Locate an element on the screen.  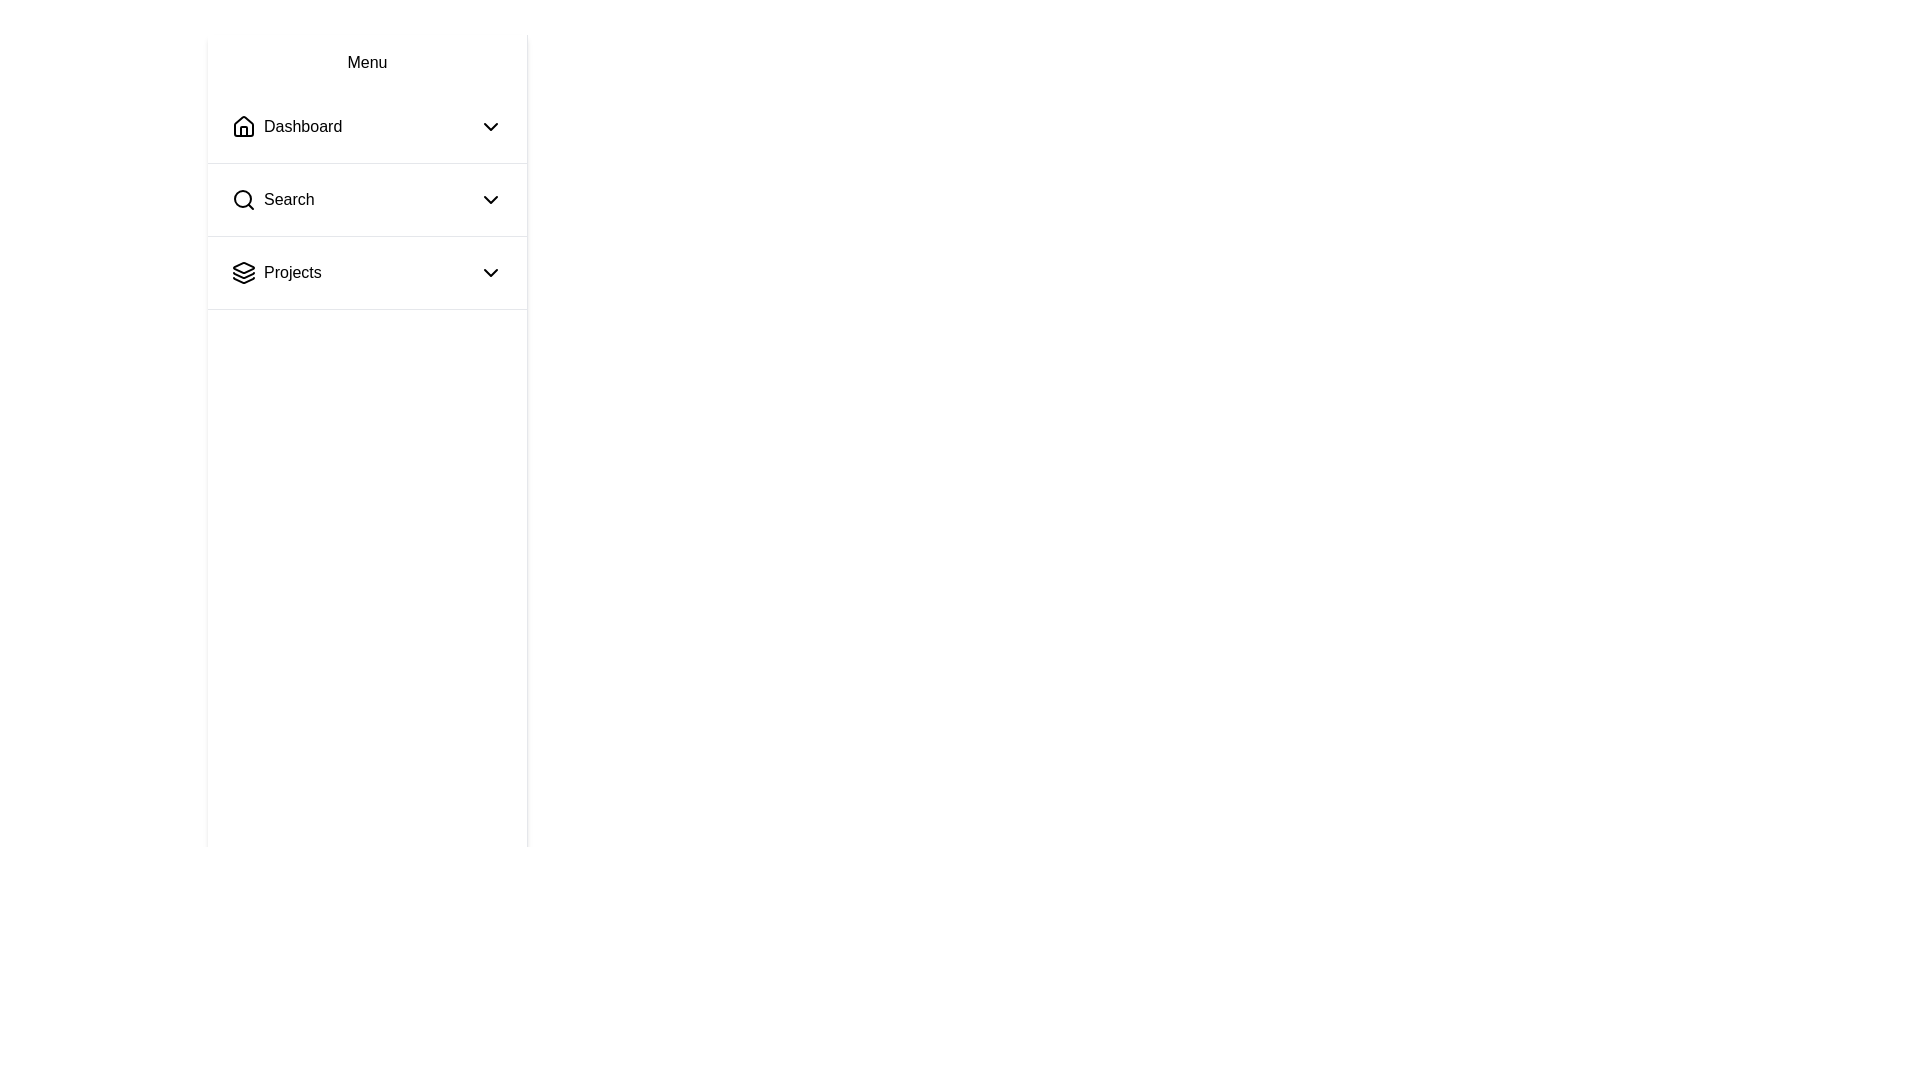
the 'Dashboard' menu item, which is the first item in the vertical list under the 'Menu' section, featuring a house icon and bold black text is located at coordinates (286, 127).